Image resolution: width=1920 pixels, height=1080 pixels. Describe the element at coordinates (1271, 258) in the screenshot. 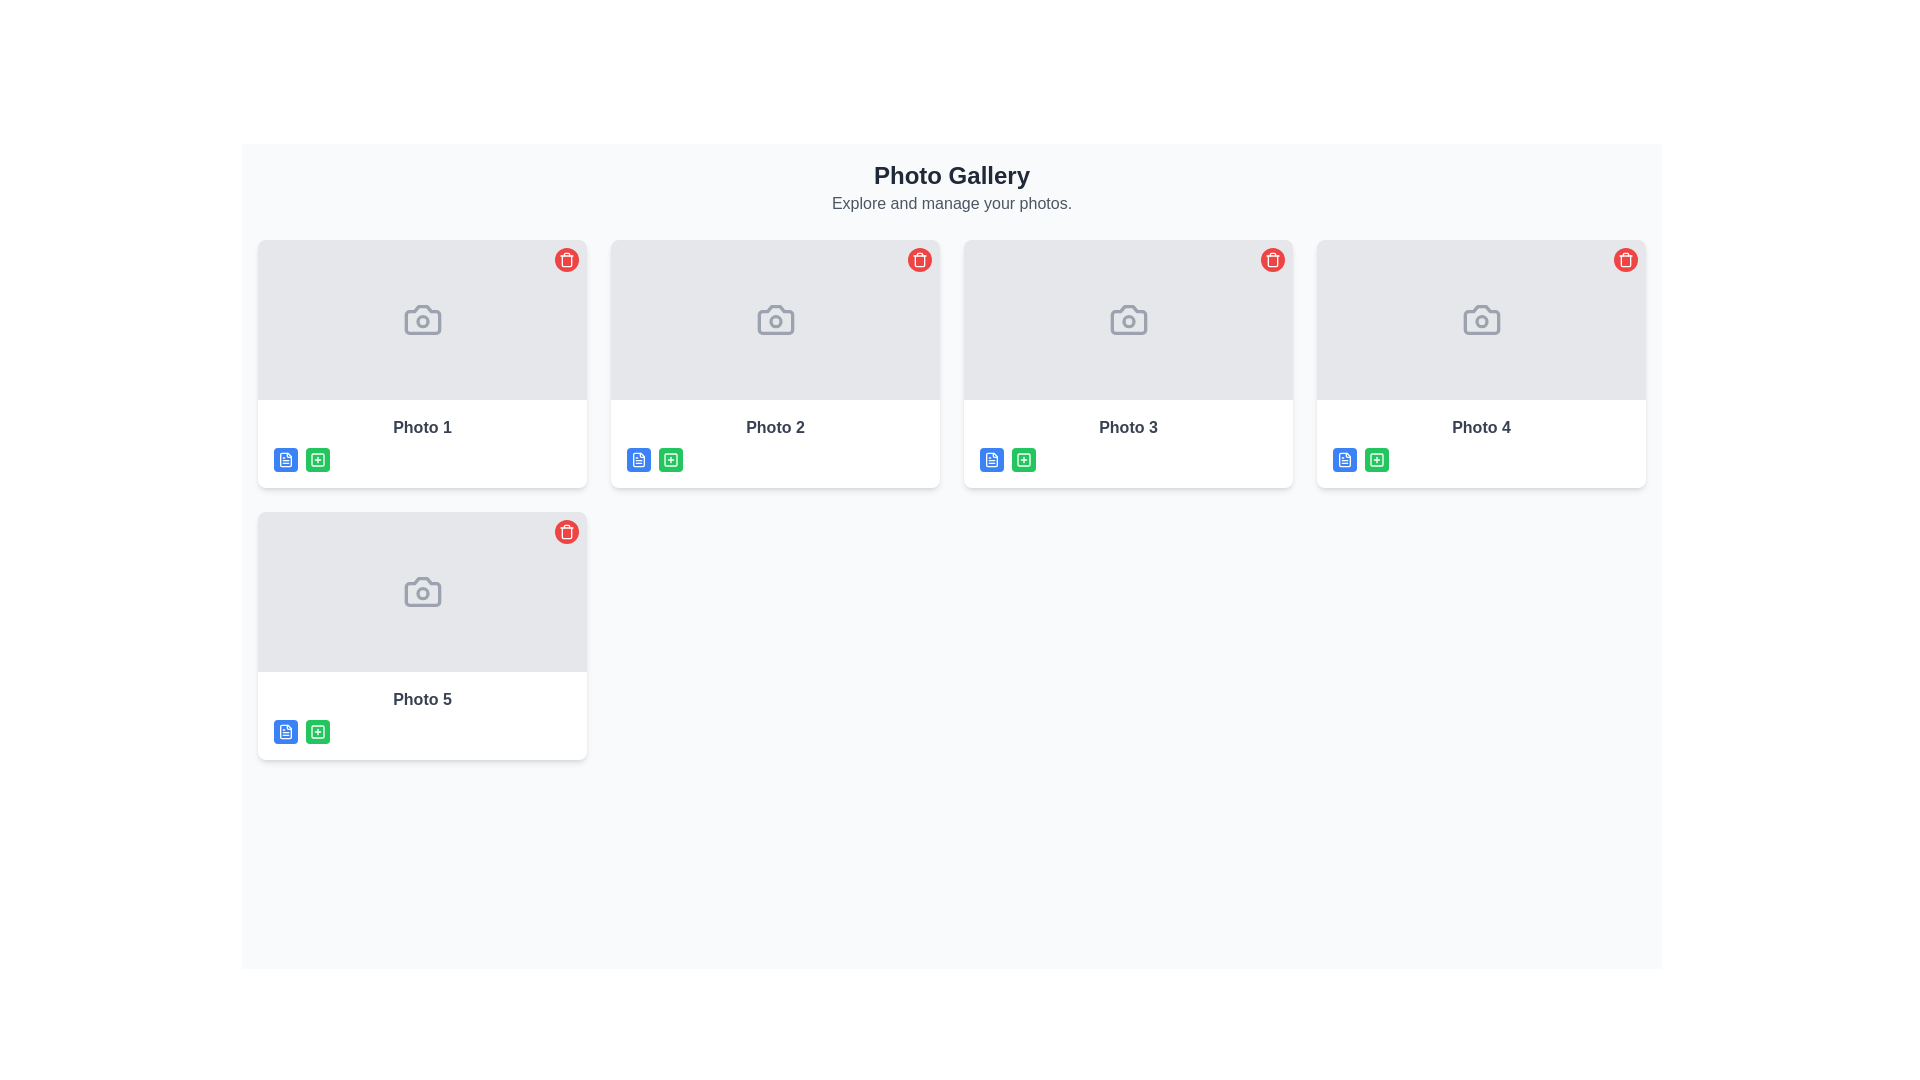

I see `the circular red button with a white trash can icon located in the upper-right corner of the 'Photo 3' card` at that location.